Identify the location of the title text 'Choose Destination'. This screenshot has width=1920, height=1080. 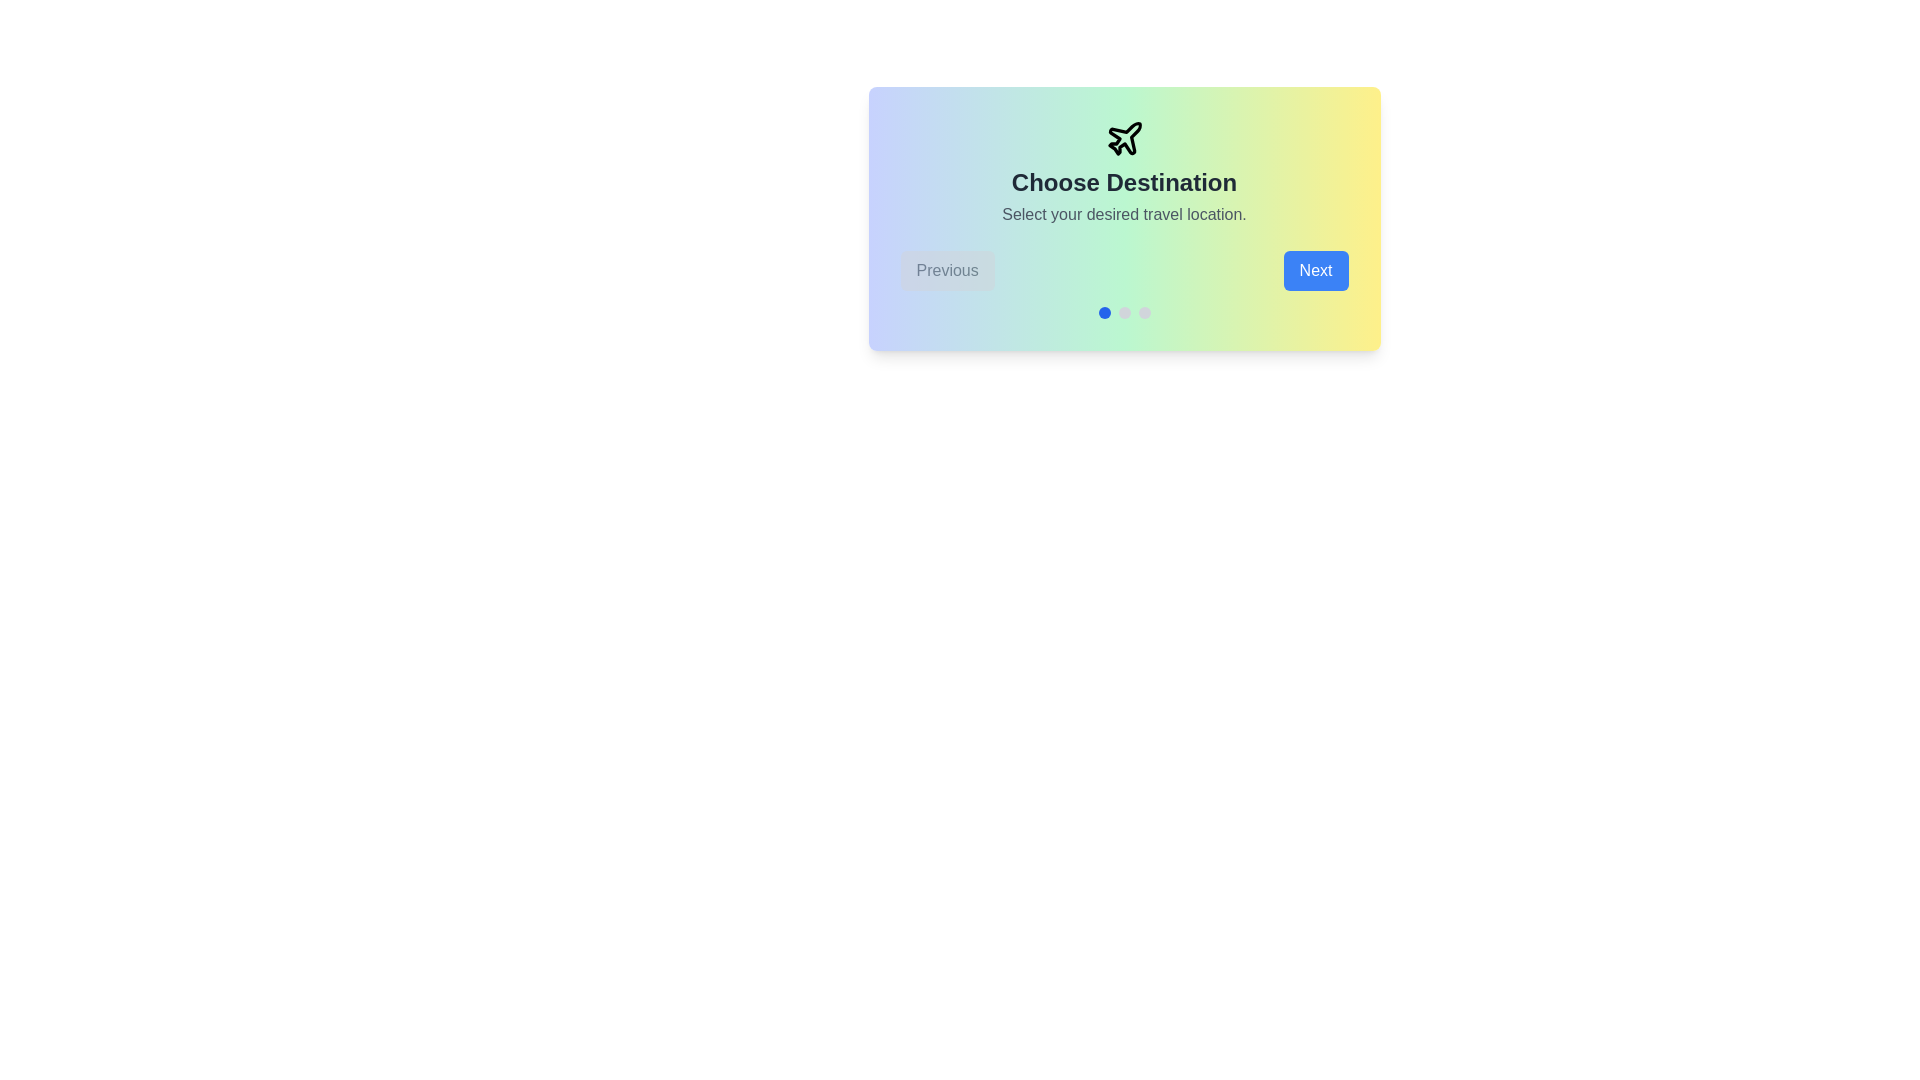
(1124, 182).